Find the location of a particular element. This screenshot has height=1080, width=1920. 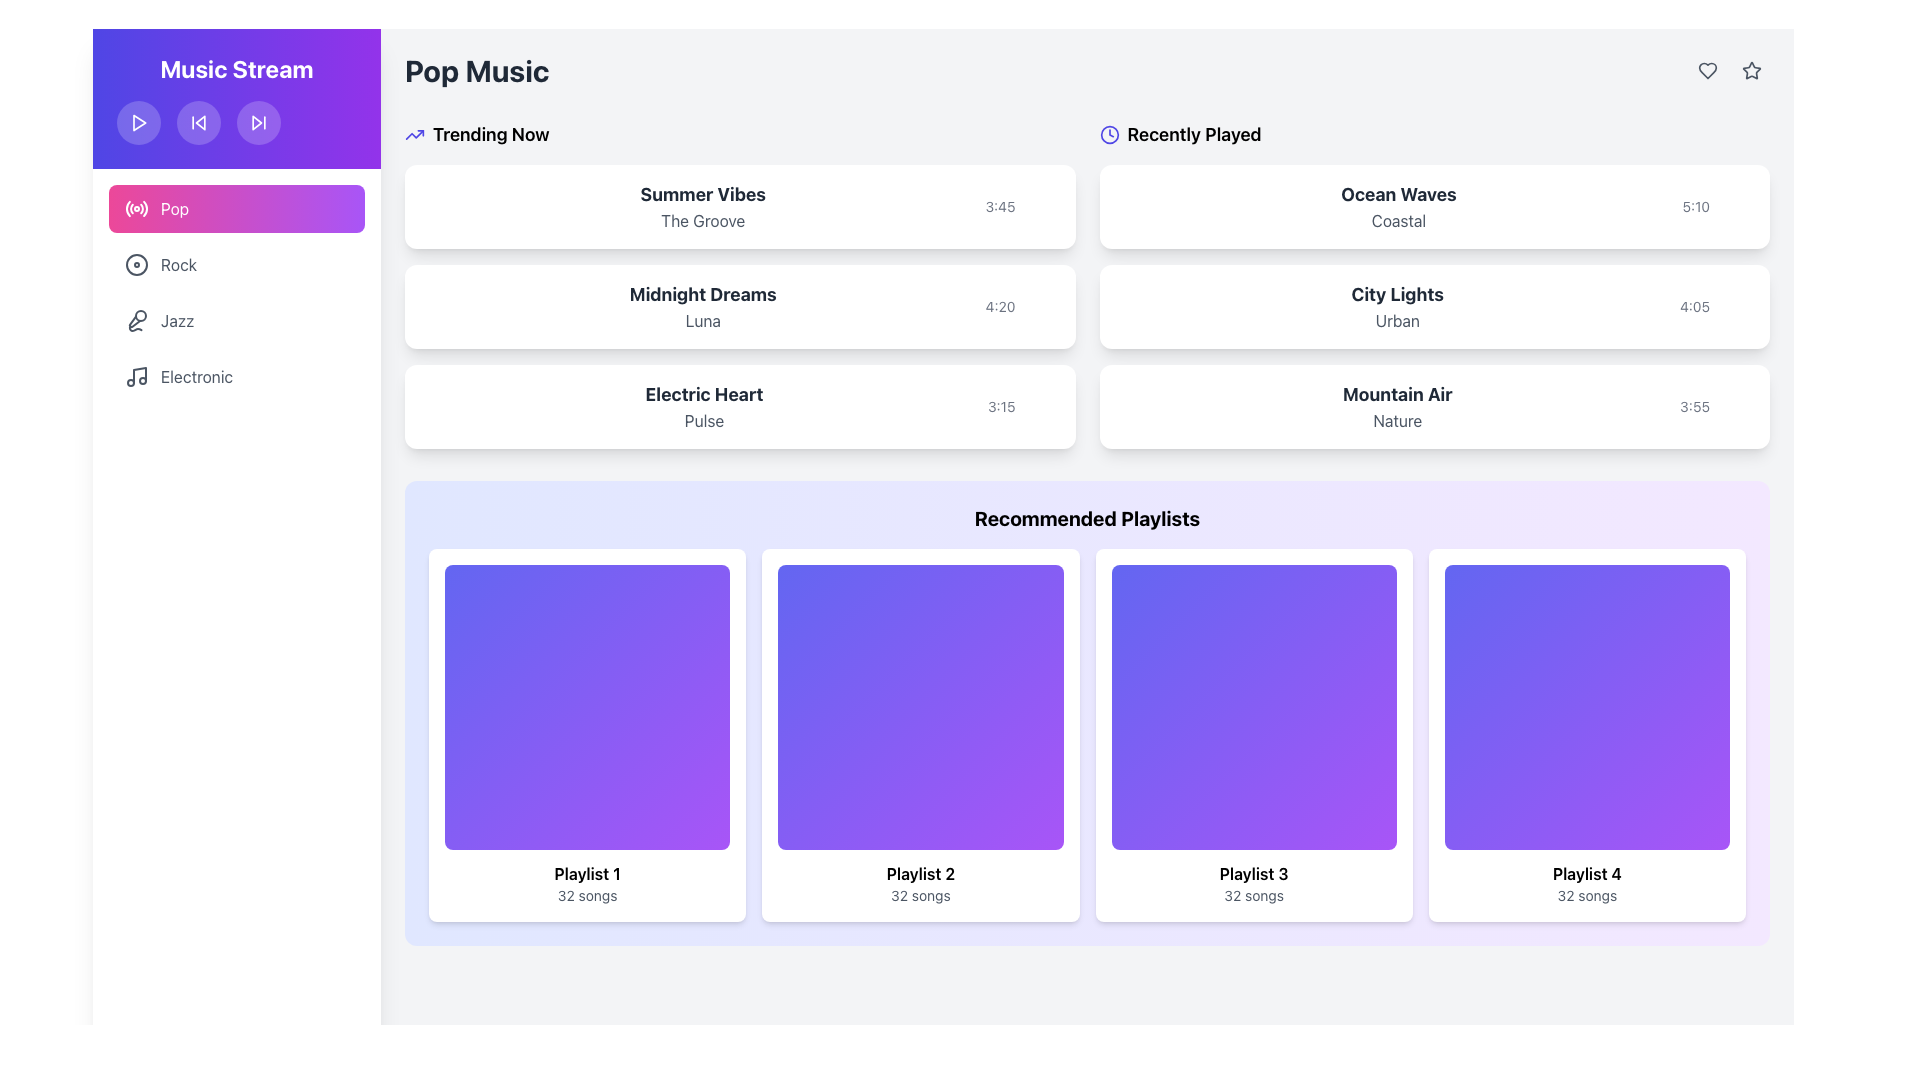

the displayed time information '3:15' from the text label located to the far right of the 'Electric Heart' and 'Pulse' in the 'Trending Now' section is located at coordinates (1023, 406).